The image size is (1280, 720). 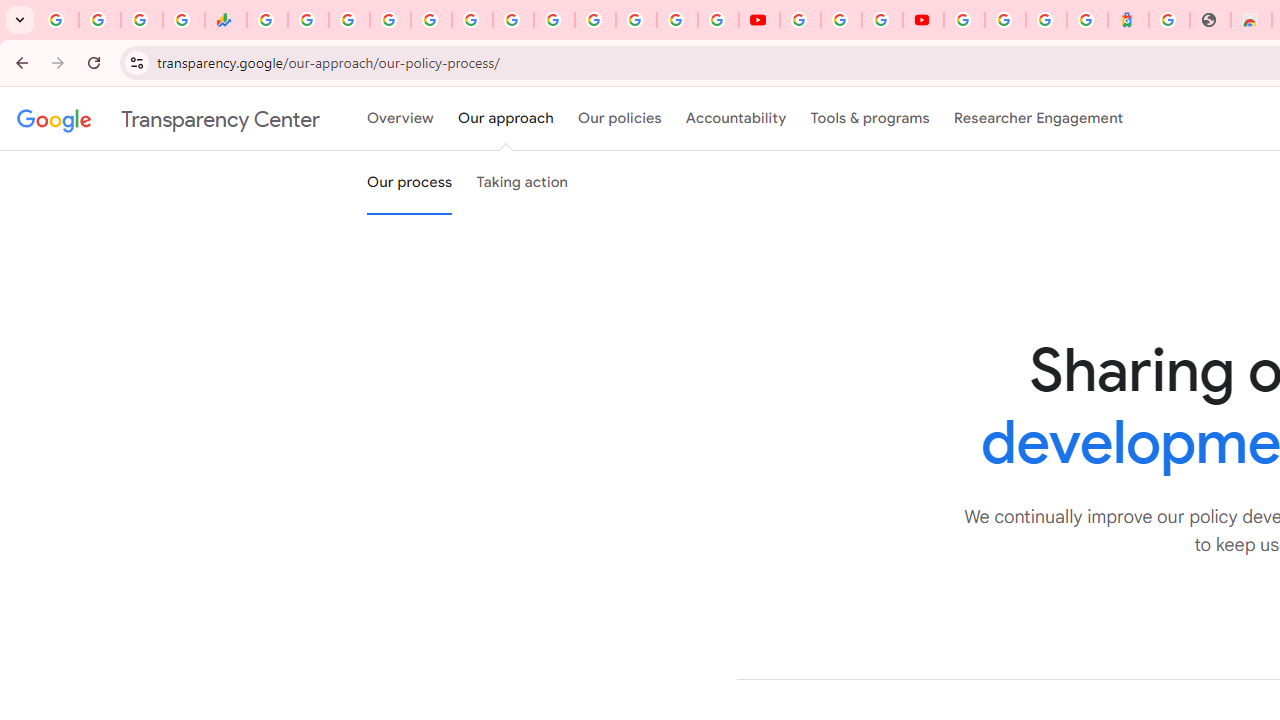 I want to click on 'Accountability', so click(x=735, y=119).